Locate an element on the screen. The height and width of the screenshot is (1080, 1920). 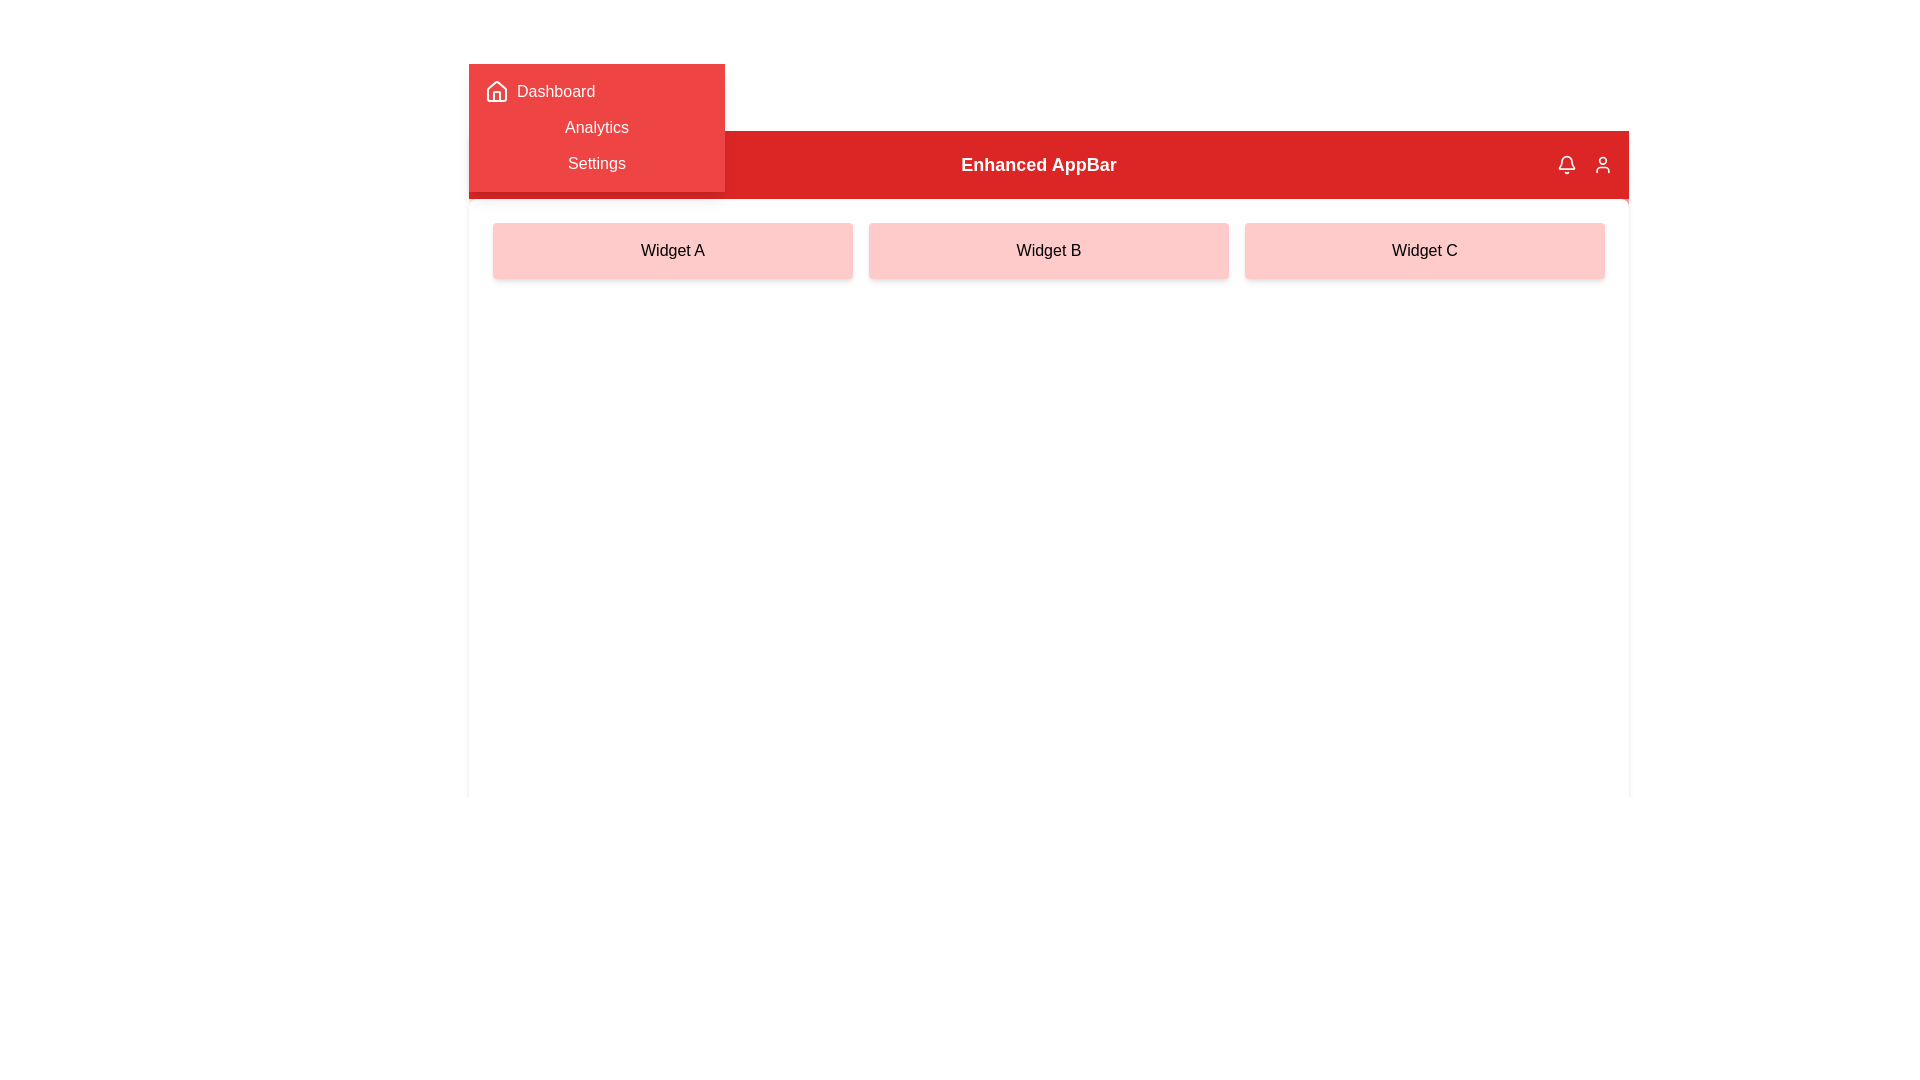
the user in the AppBar is located at coordinates (1603, 164).